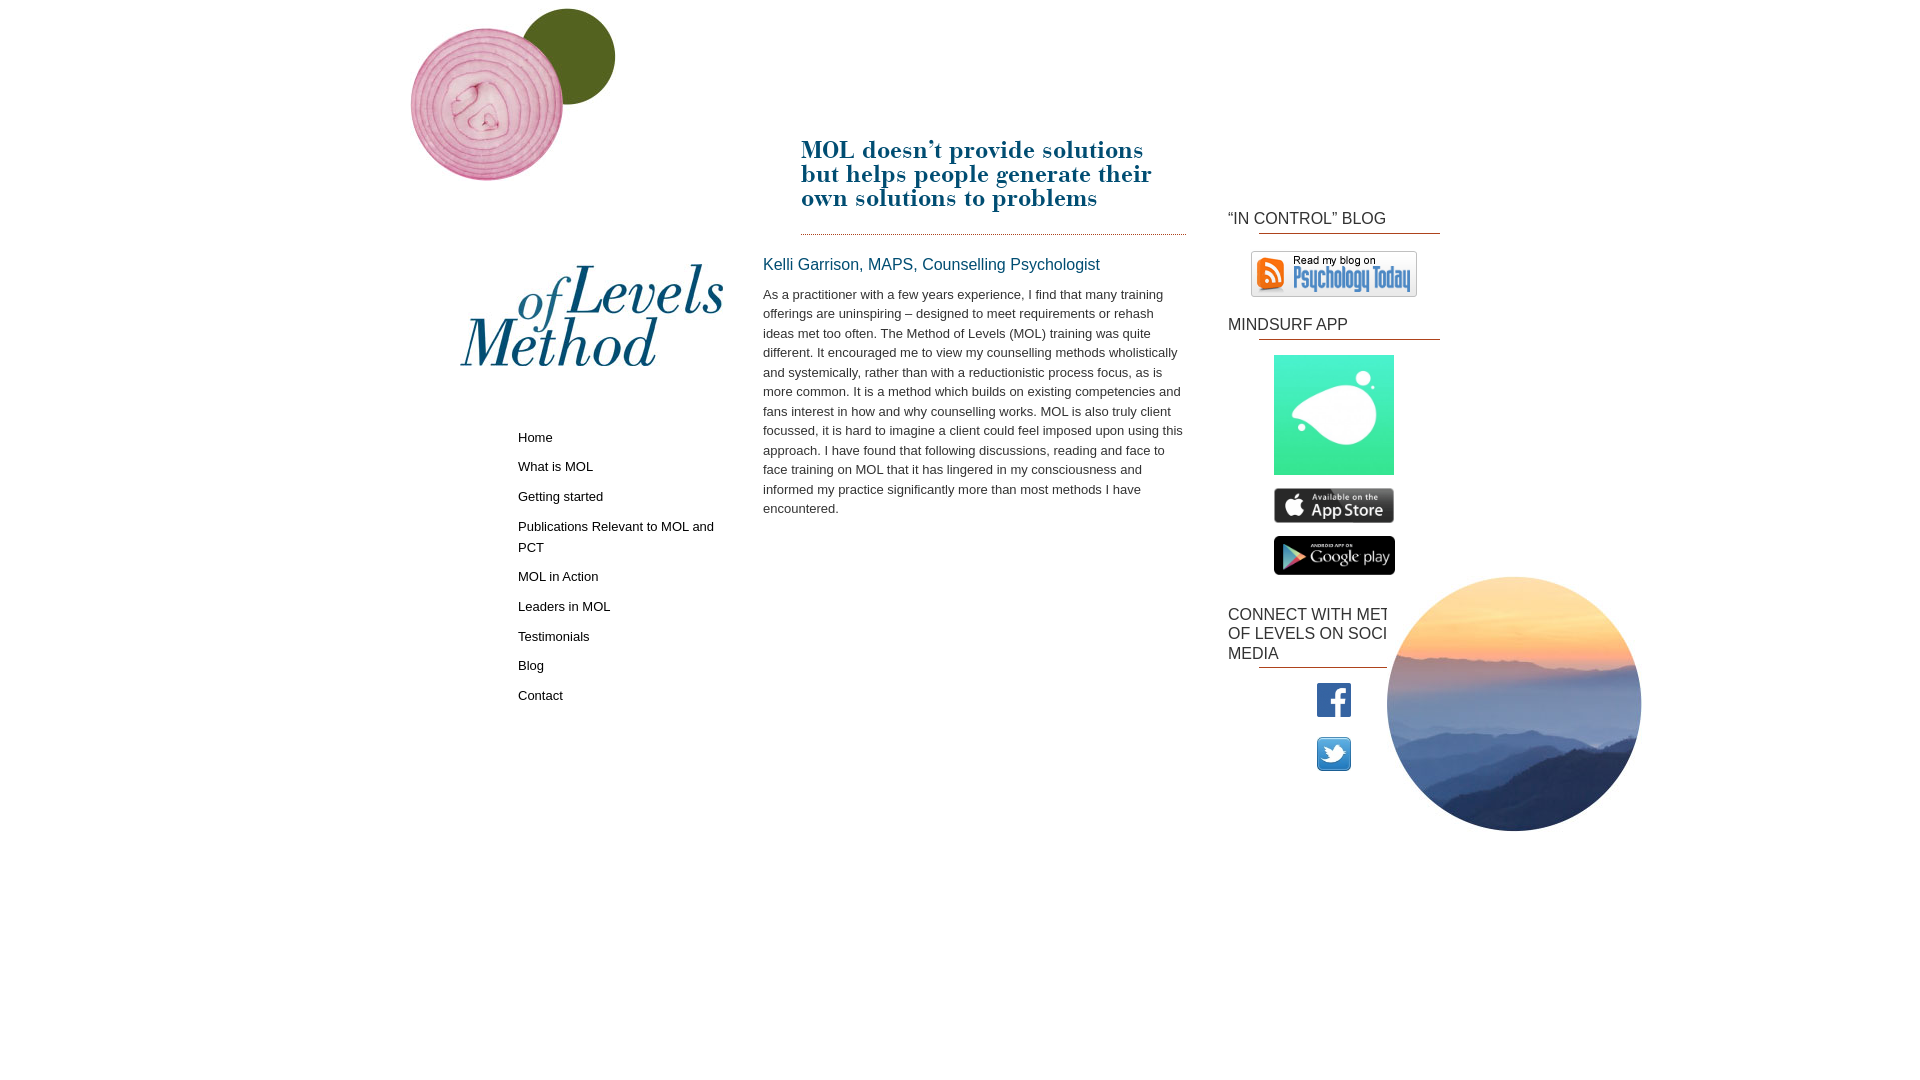 The image size is (1920, 1080). I want to click on 'Testimonials', so click(619, 635).